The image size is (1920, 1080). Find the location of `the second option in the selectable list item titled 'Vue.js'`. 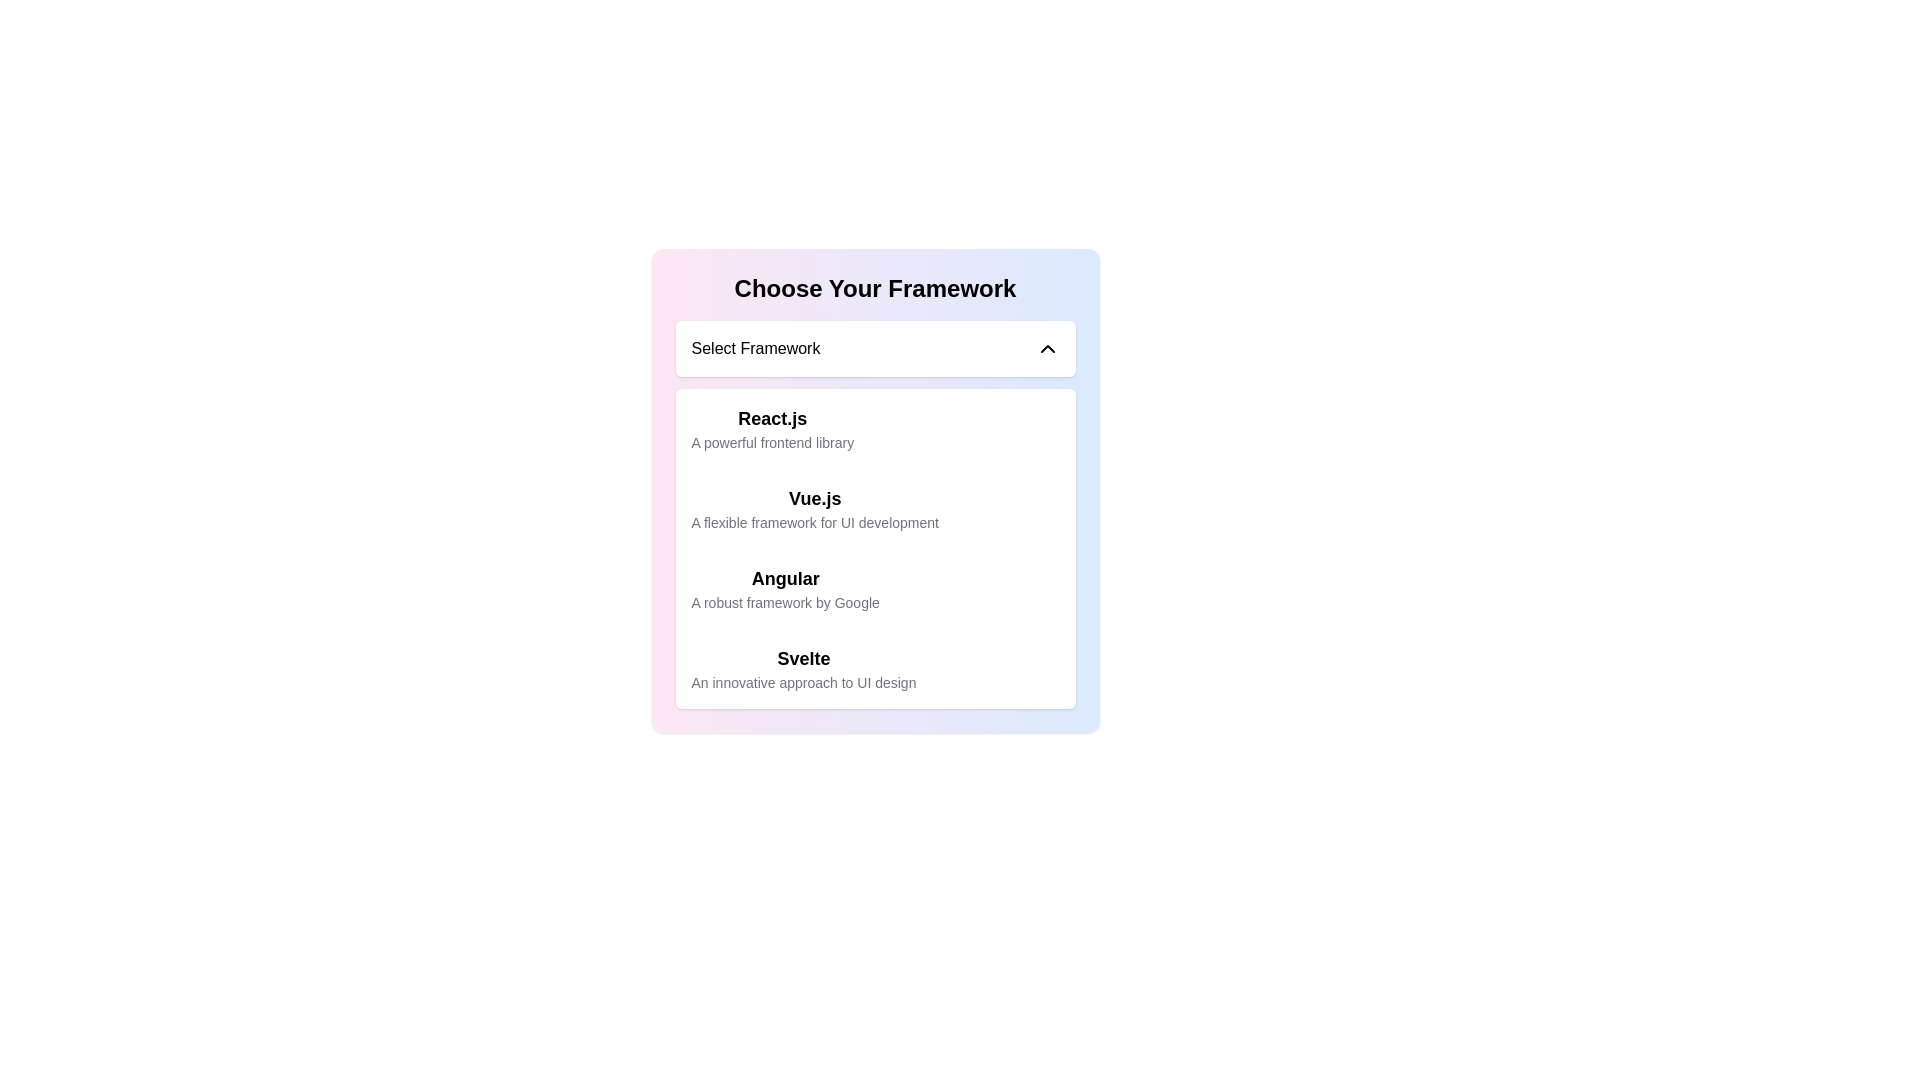

the second option in the selectable list item titled 'Vue.js' is located at coordinates (875, 490).